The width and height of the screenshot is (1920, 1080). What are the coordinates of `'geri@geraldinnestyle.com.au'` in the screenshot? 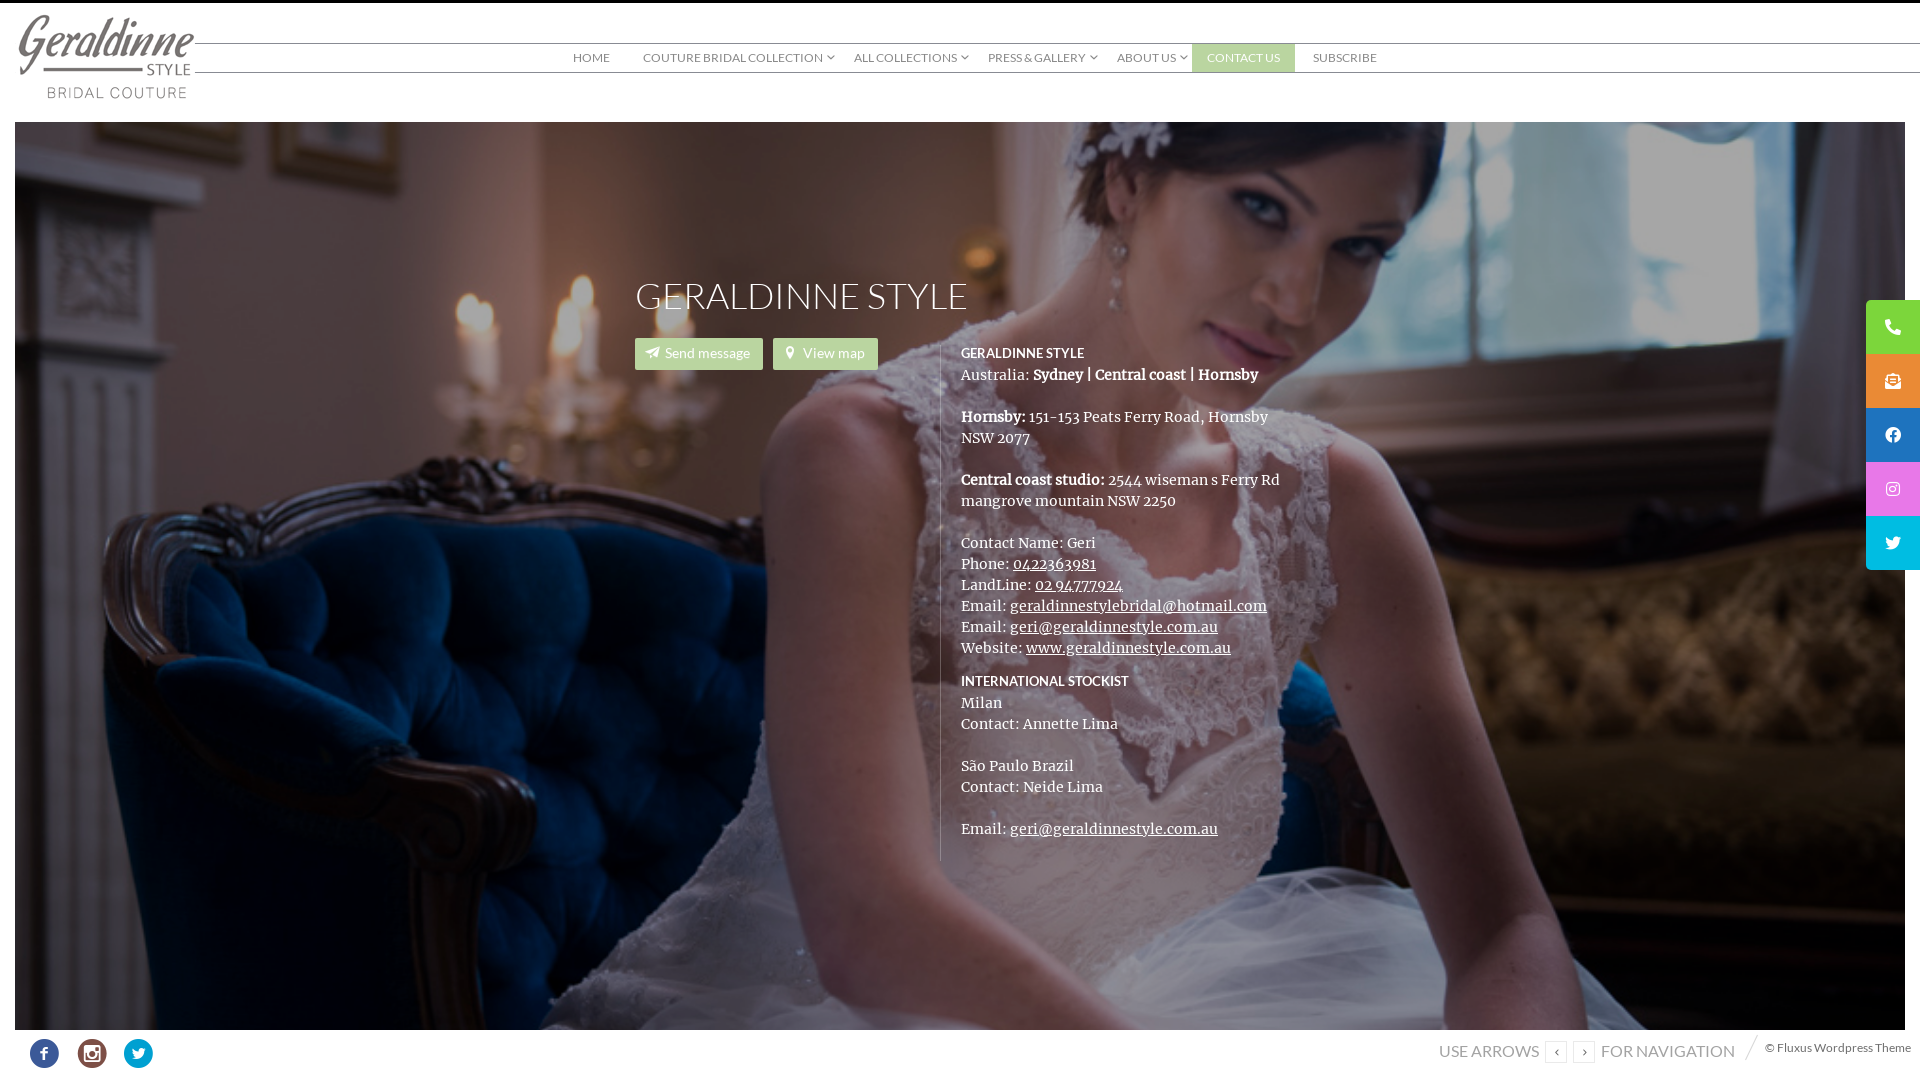 It's located at (1009, 626).